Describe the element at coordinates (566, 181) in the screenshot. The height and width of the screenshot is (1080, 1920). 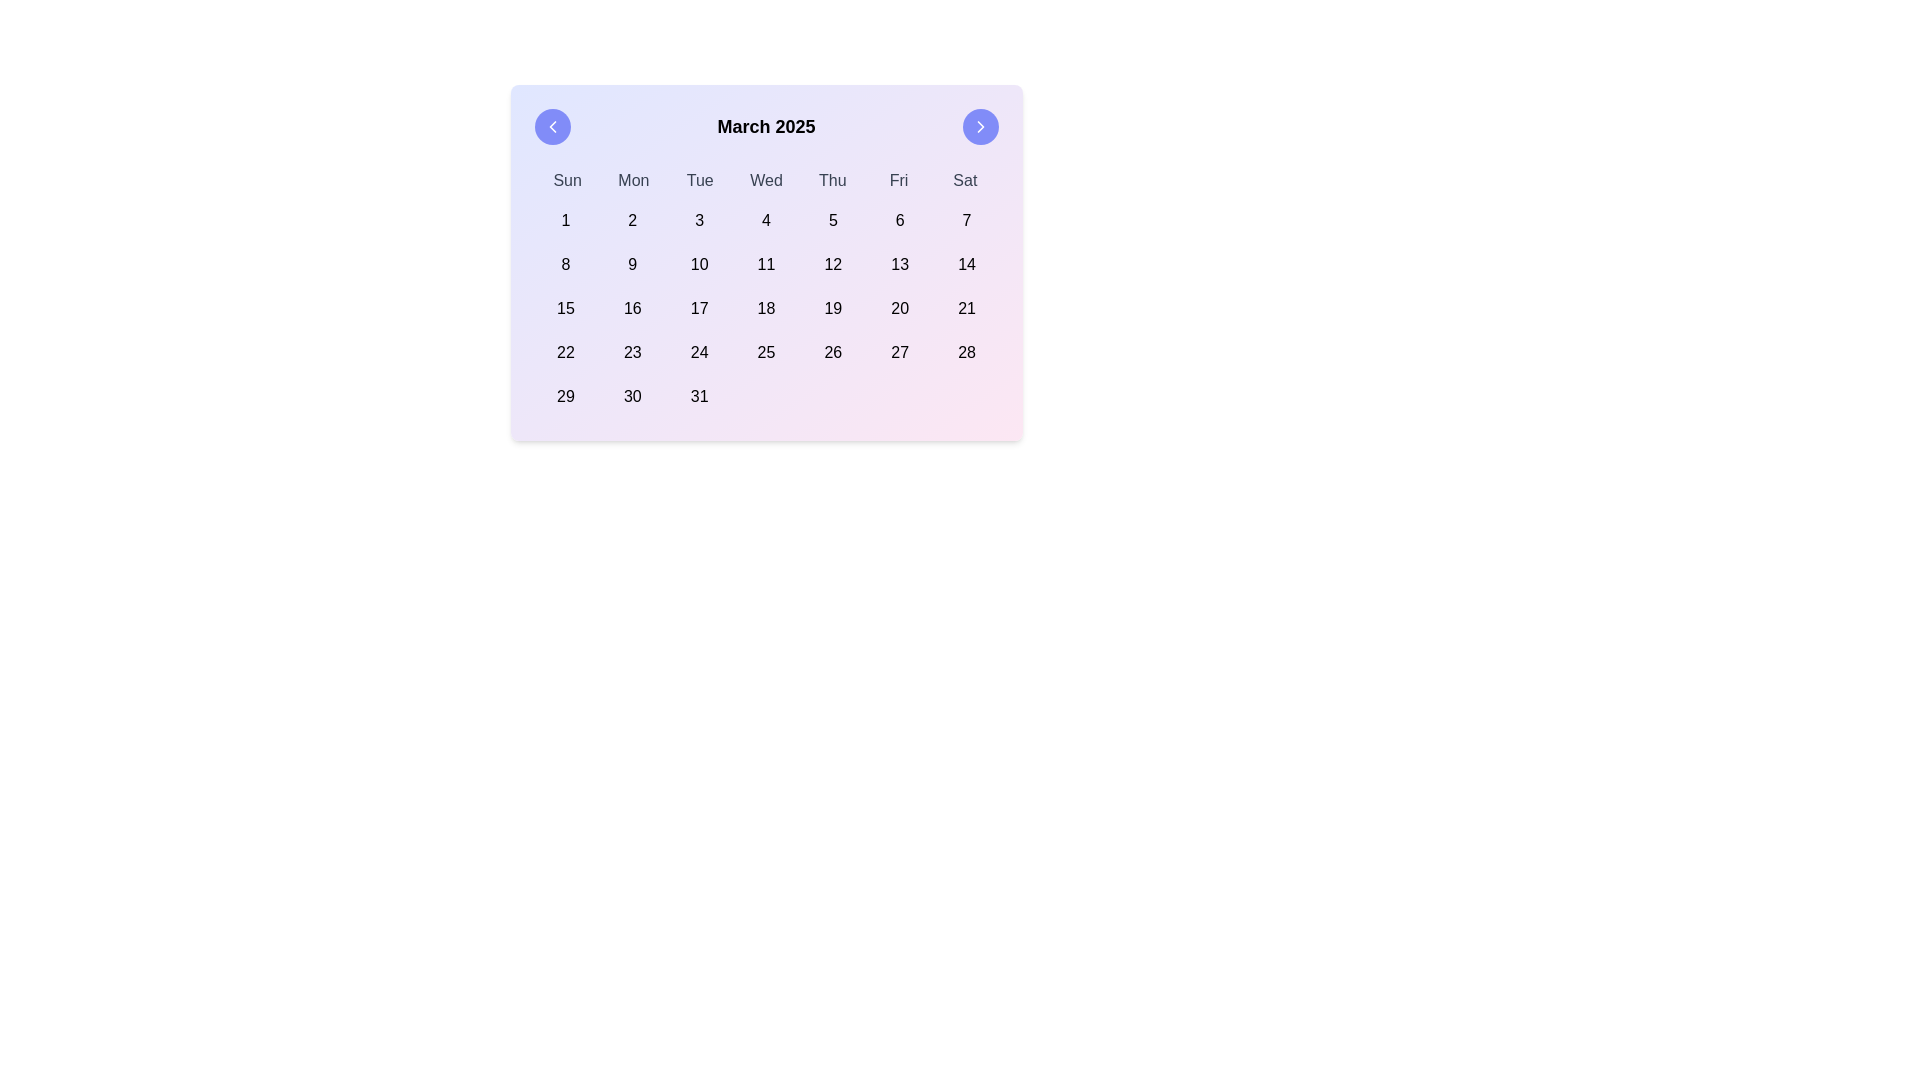
I see `the 'Sun' text label in the calendar header that represents the abbreviation for 'Sunday', located at the leftmost position of the day abbreviations row` at that location.